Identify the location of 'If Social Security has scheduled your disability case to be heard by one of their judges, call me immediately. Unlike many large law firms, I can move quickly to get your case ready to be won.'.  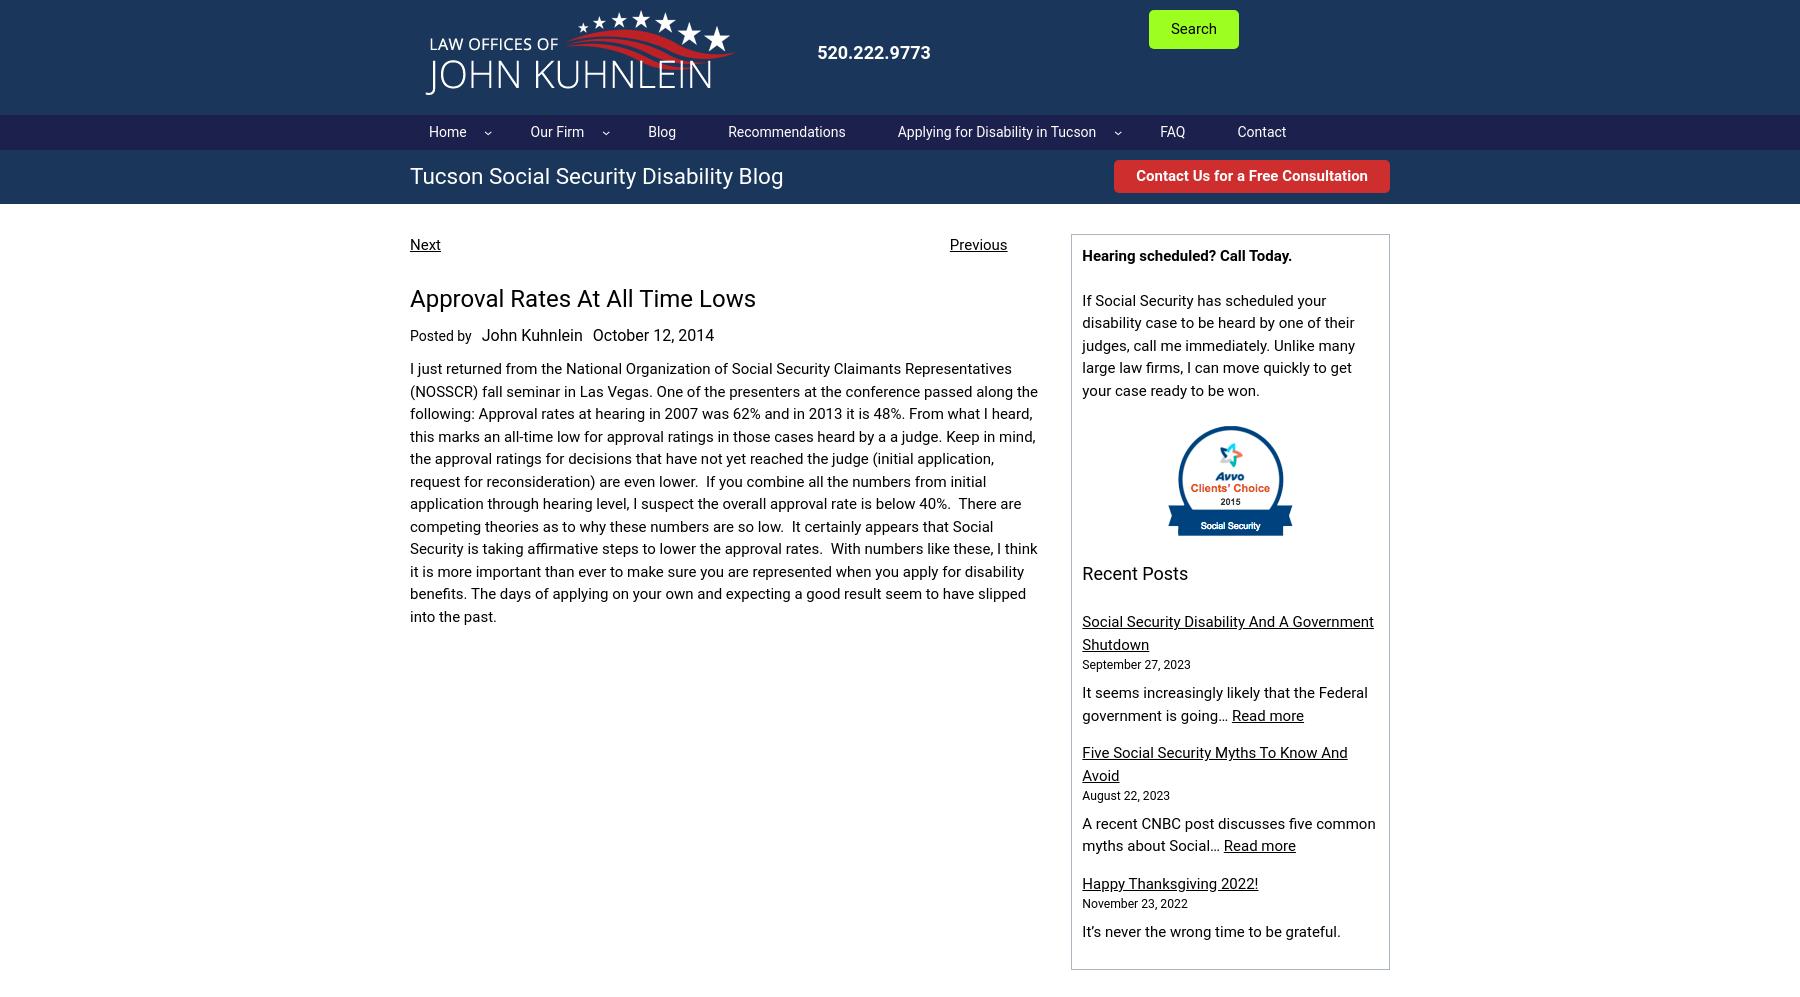
(1081, 343).